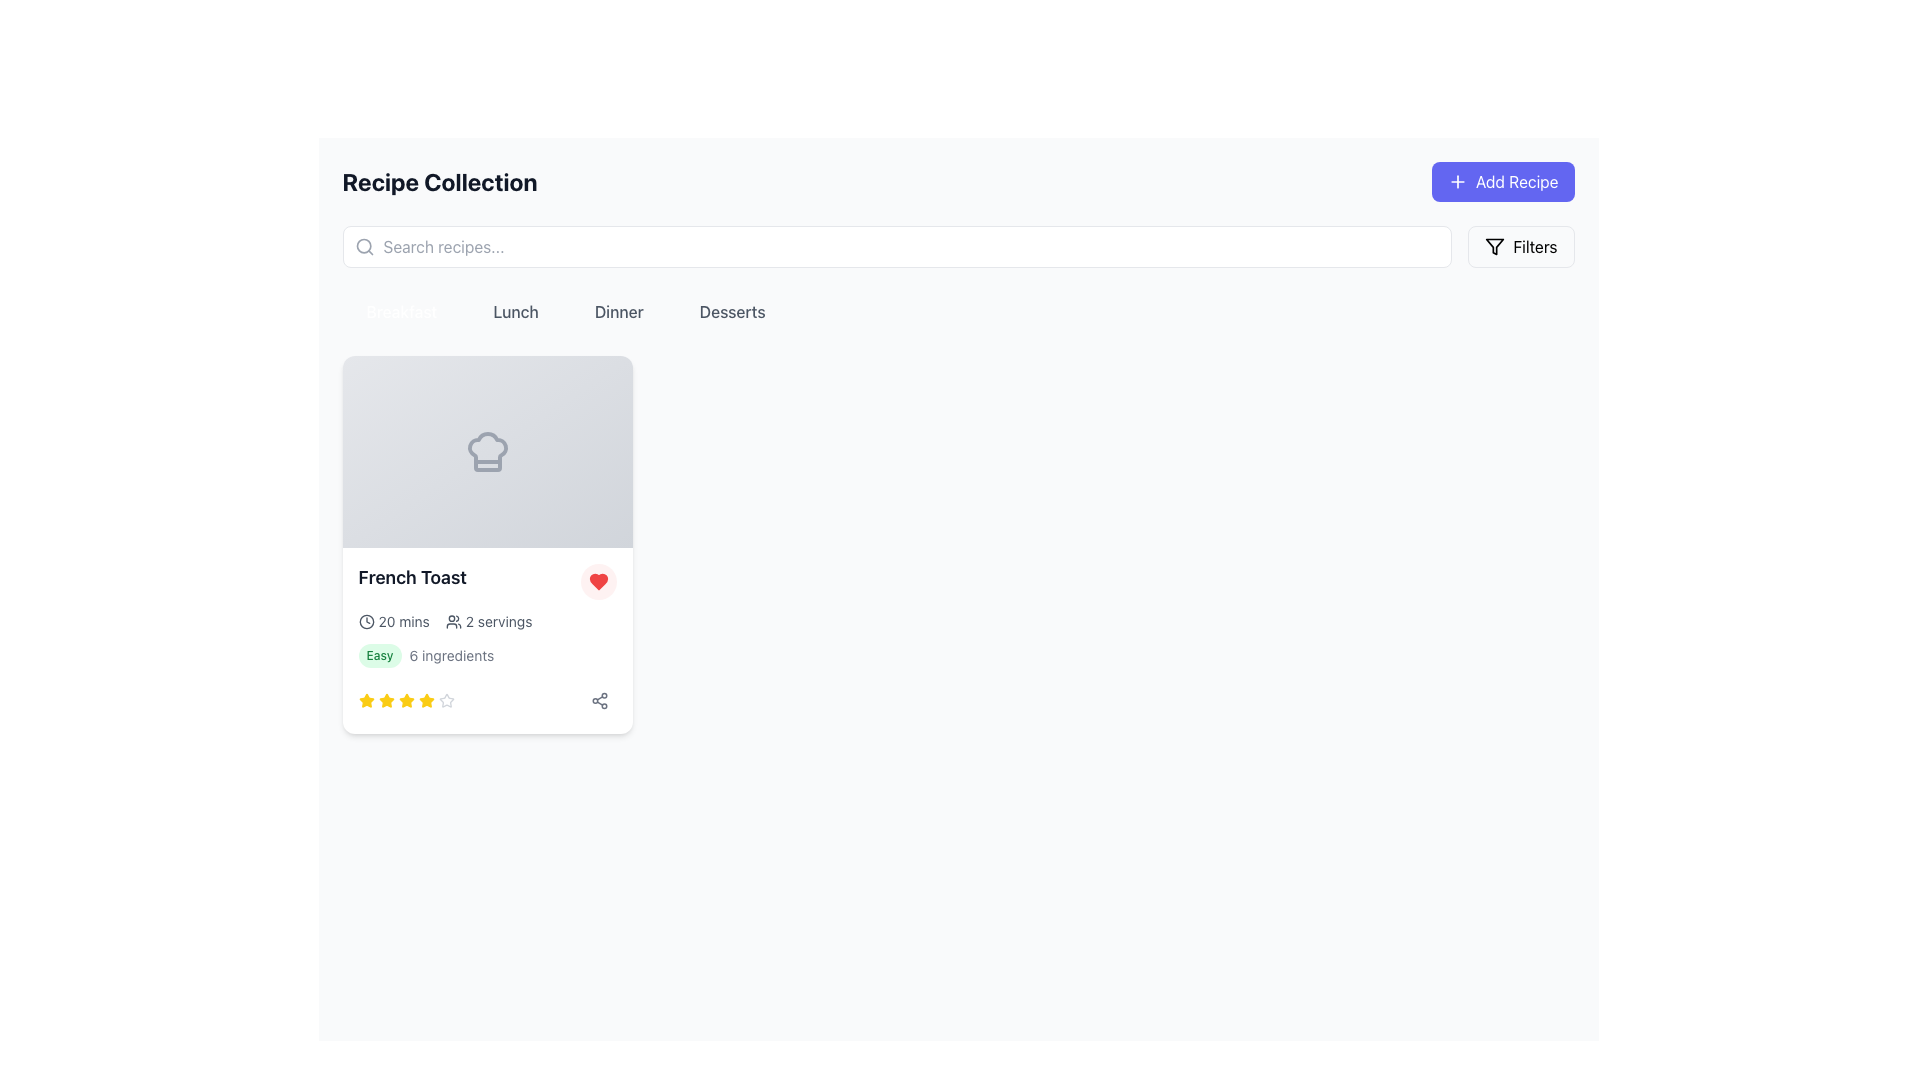  Describe the element at coordinates (1458, 181) in the screenshot. I see `the small square-shaped SVG icon representing a 'plus' sign, which is located` at that location.